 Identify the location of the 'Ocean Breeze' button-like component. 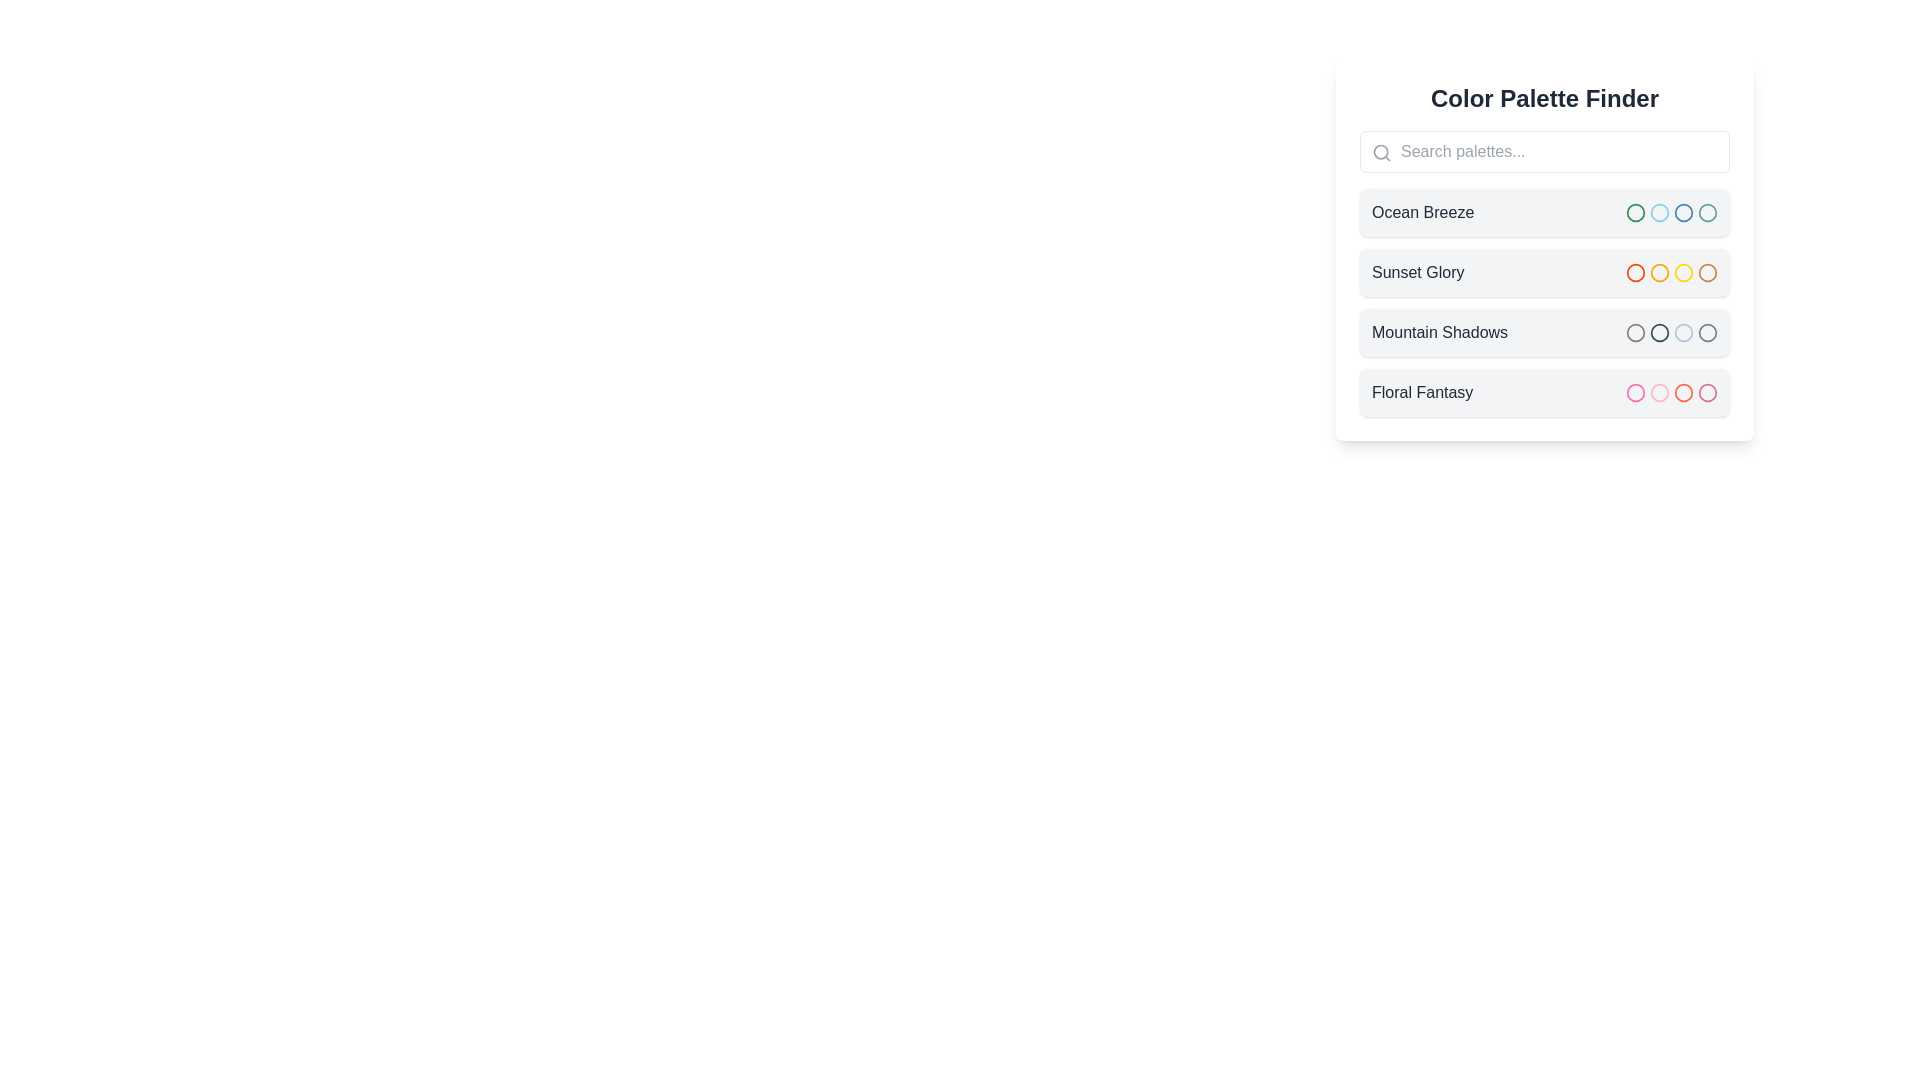
(1544, 212).